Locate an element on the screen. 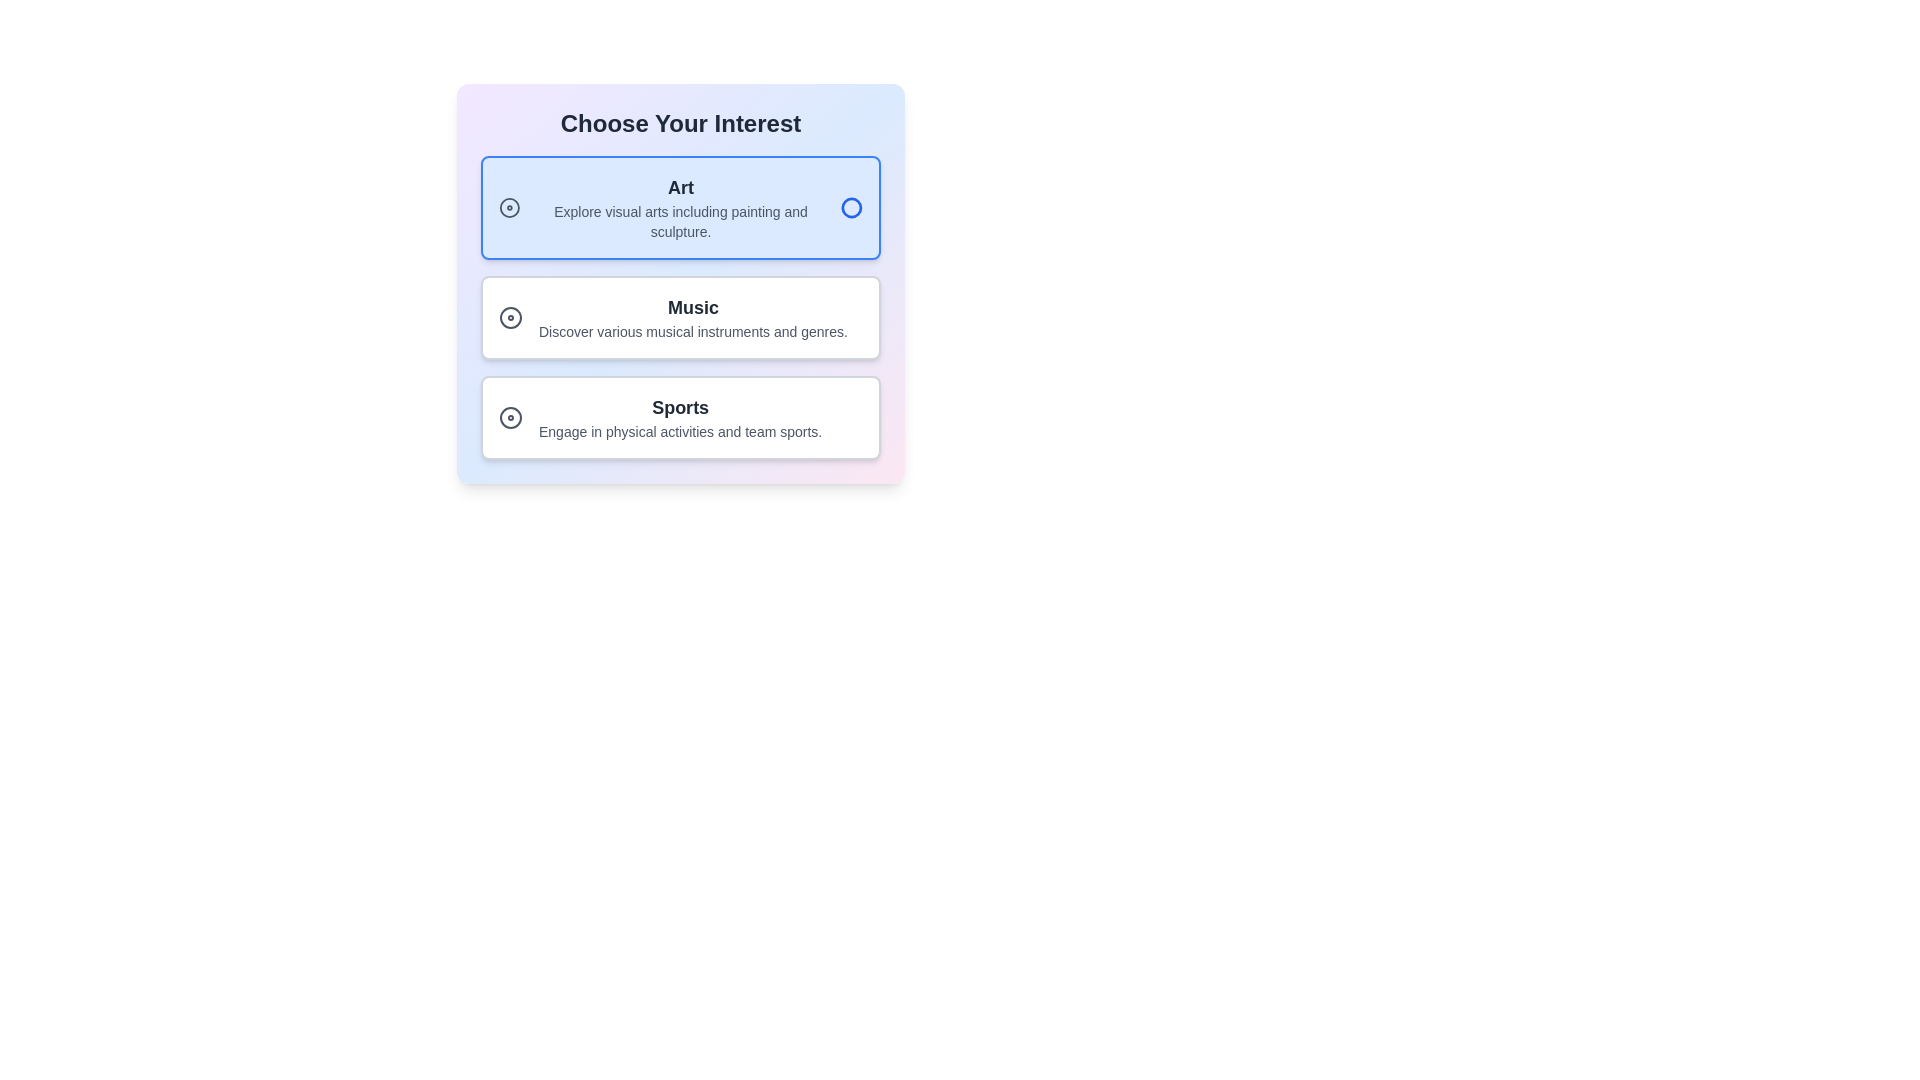 The width and height of the screenshot is (1920, 1080). the second selectable item labeled 'Music' is located at coordinates (693, 316).